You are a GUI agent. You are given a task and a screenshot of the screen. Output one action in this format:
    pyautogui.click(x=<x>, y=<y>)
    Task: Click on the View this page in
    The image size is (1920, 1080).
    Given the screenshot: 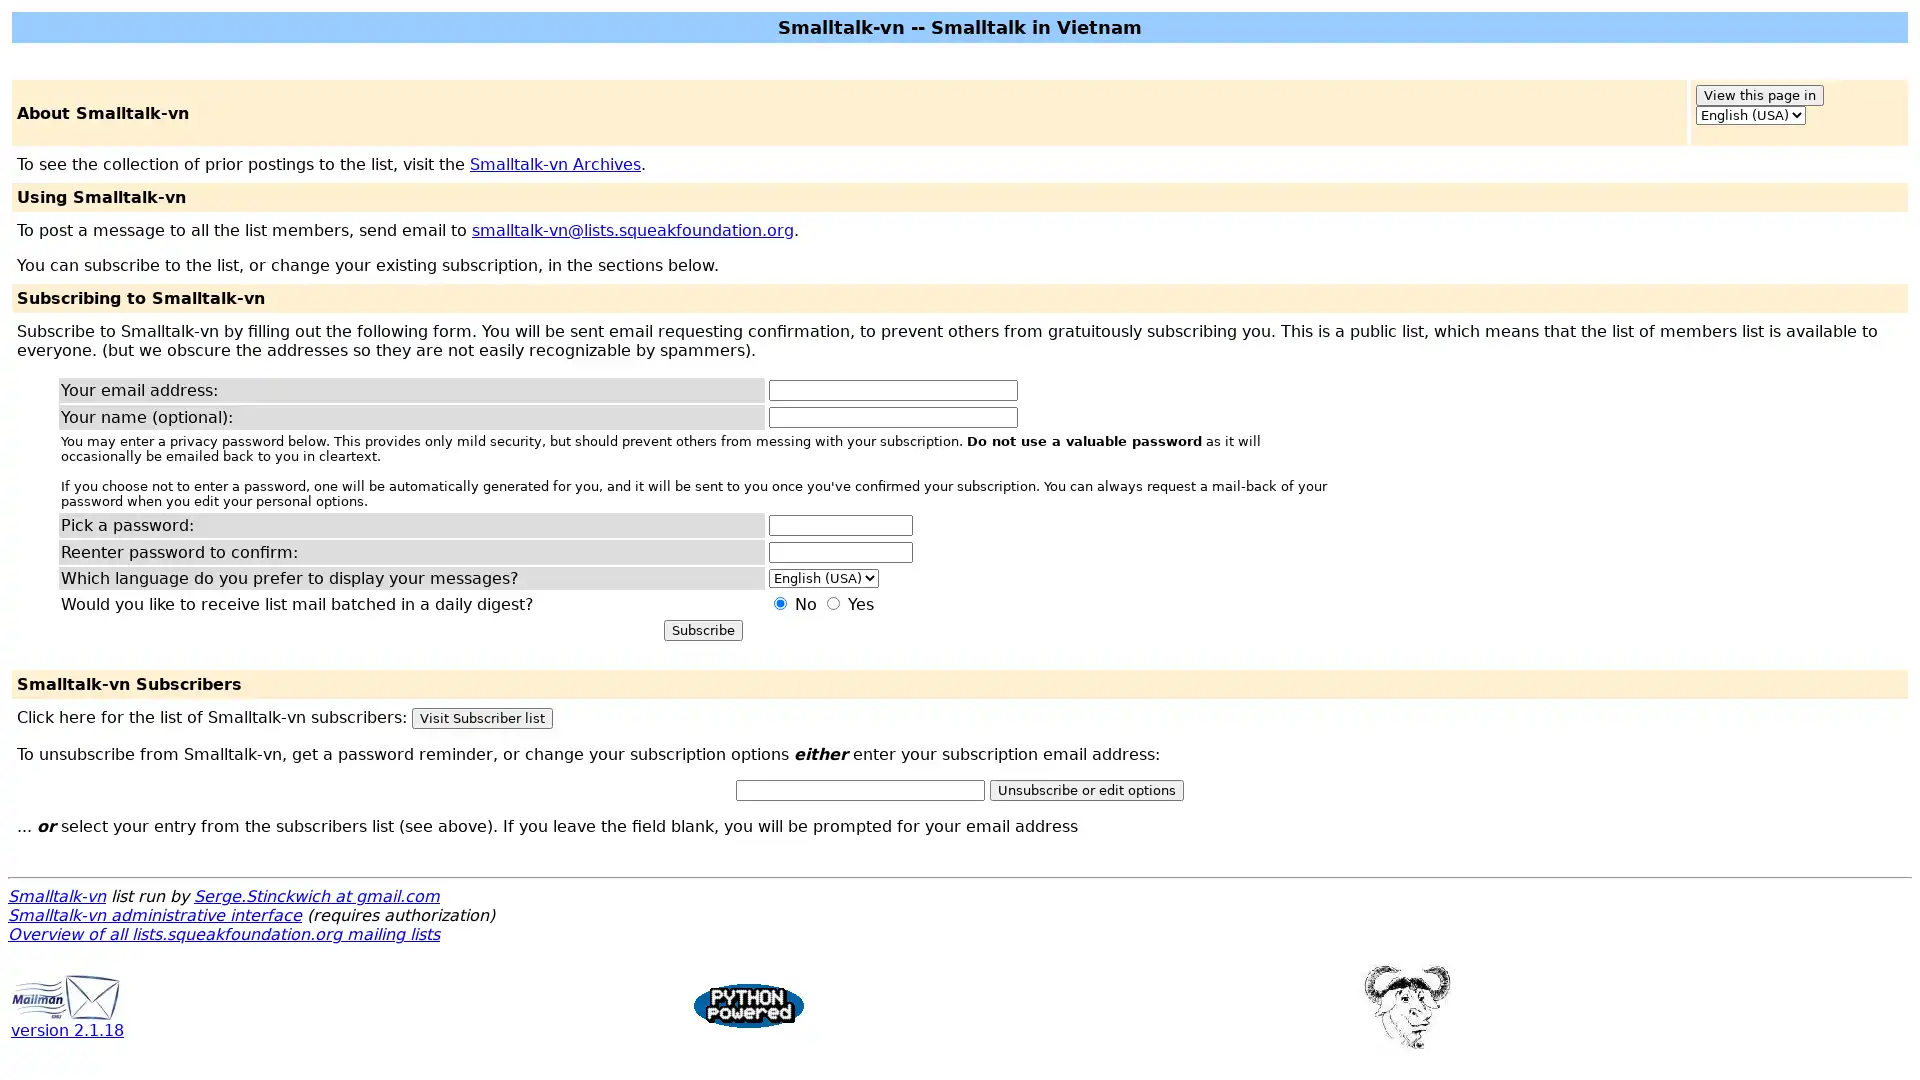 What is the action you would take?
    pyautogui.click(x=1760, y=95)
    